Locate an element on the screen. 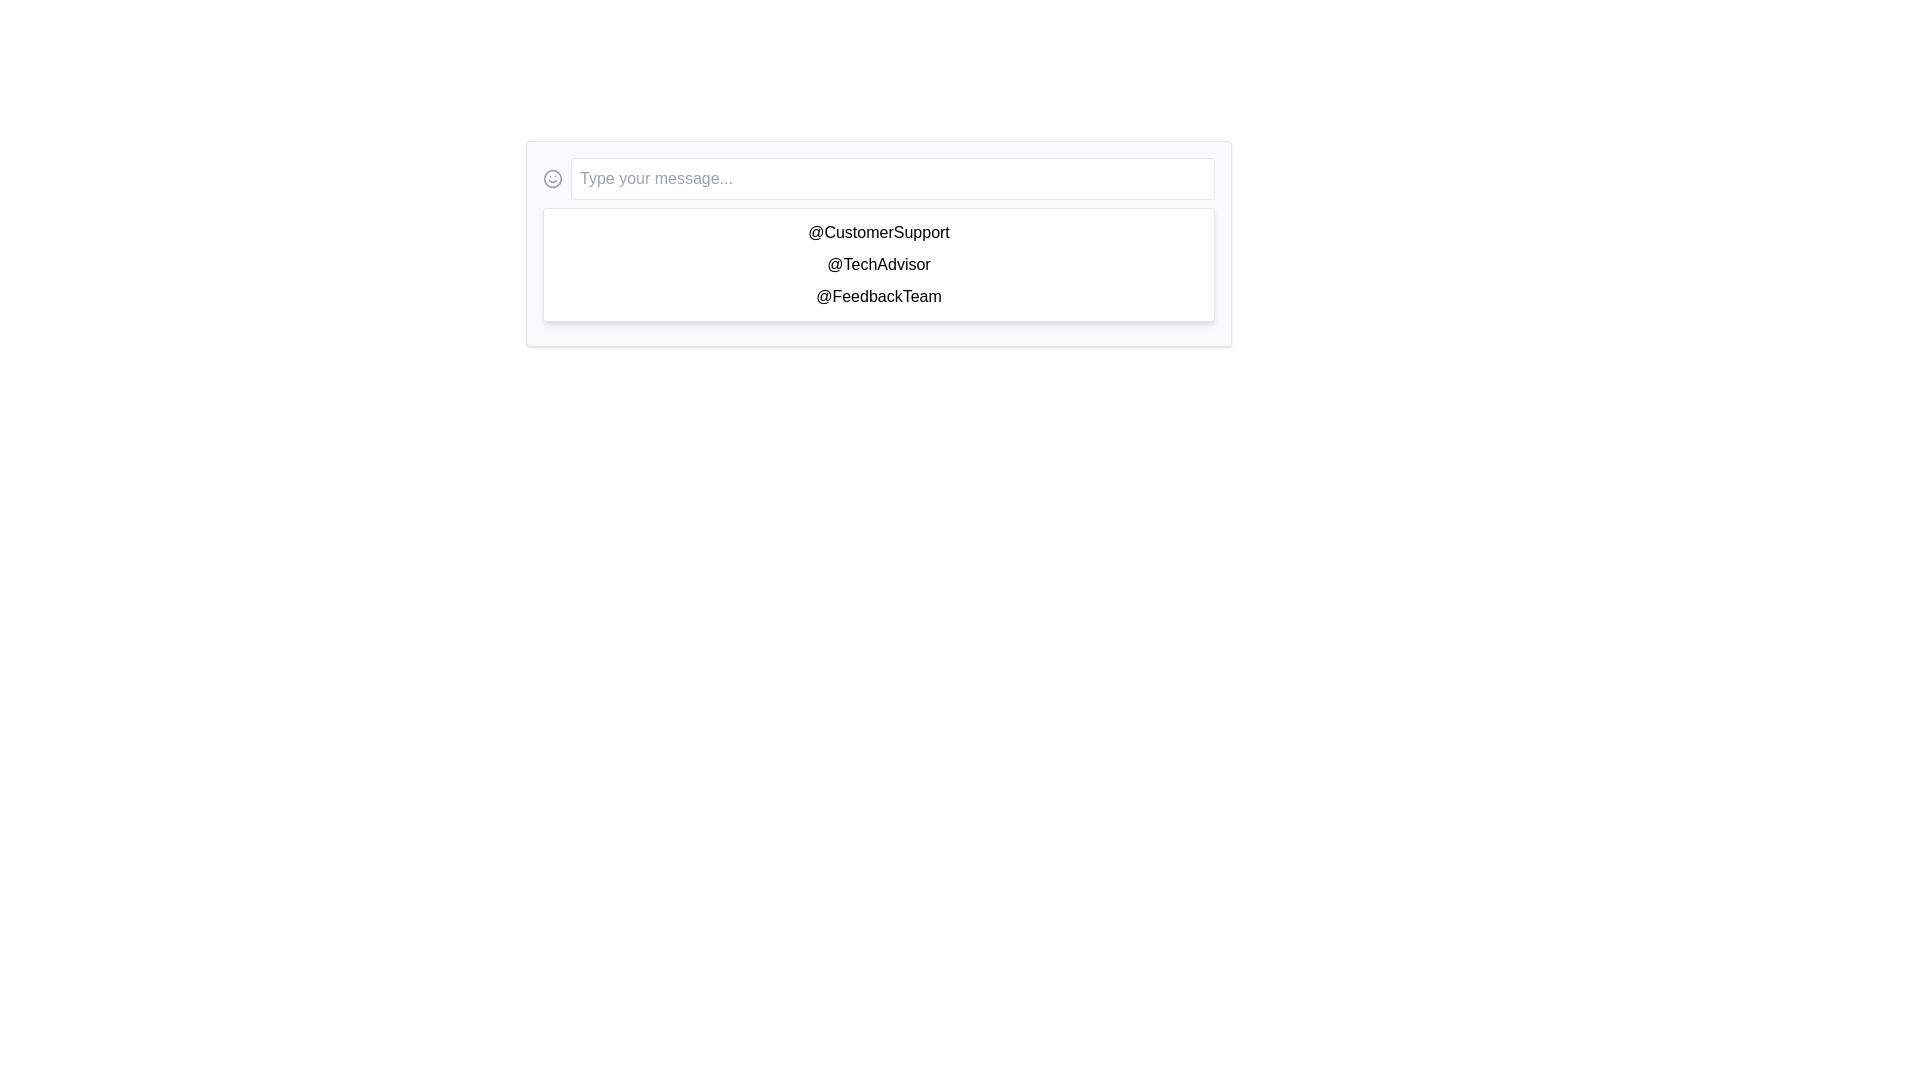 The image size is (1920, 1080). the text link element displaying '@FeedbackTeam' to interact or navigate is located at coordinates (878, 297).